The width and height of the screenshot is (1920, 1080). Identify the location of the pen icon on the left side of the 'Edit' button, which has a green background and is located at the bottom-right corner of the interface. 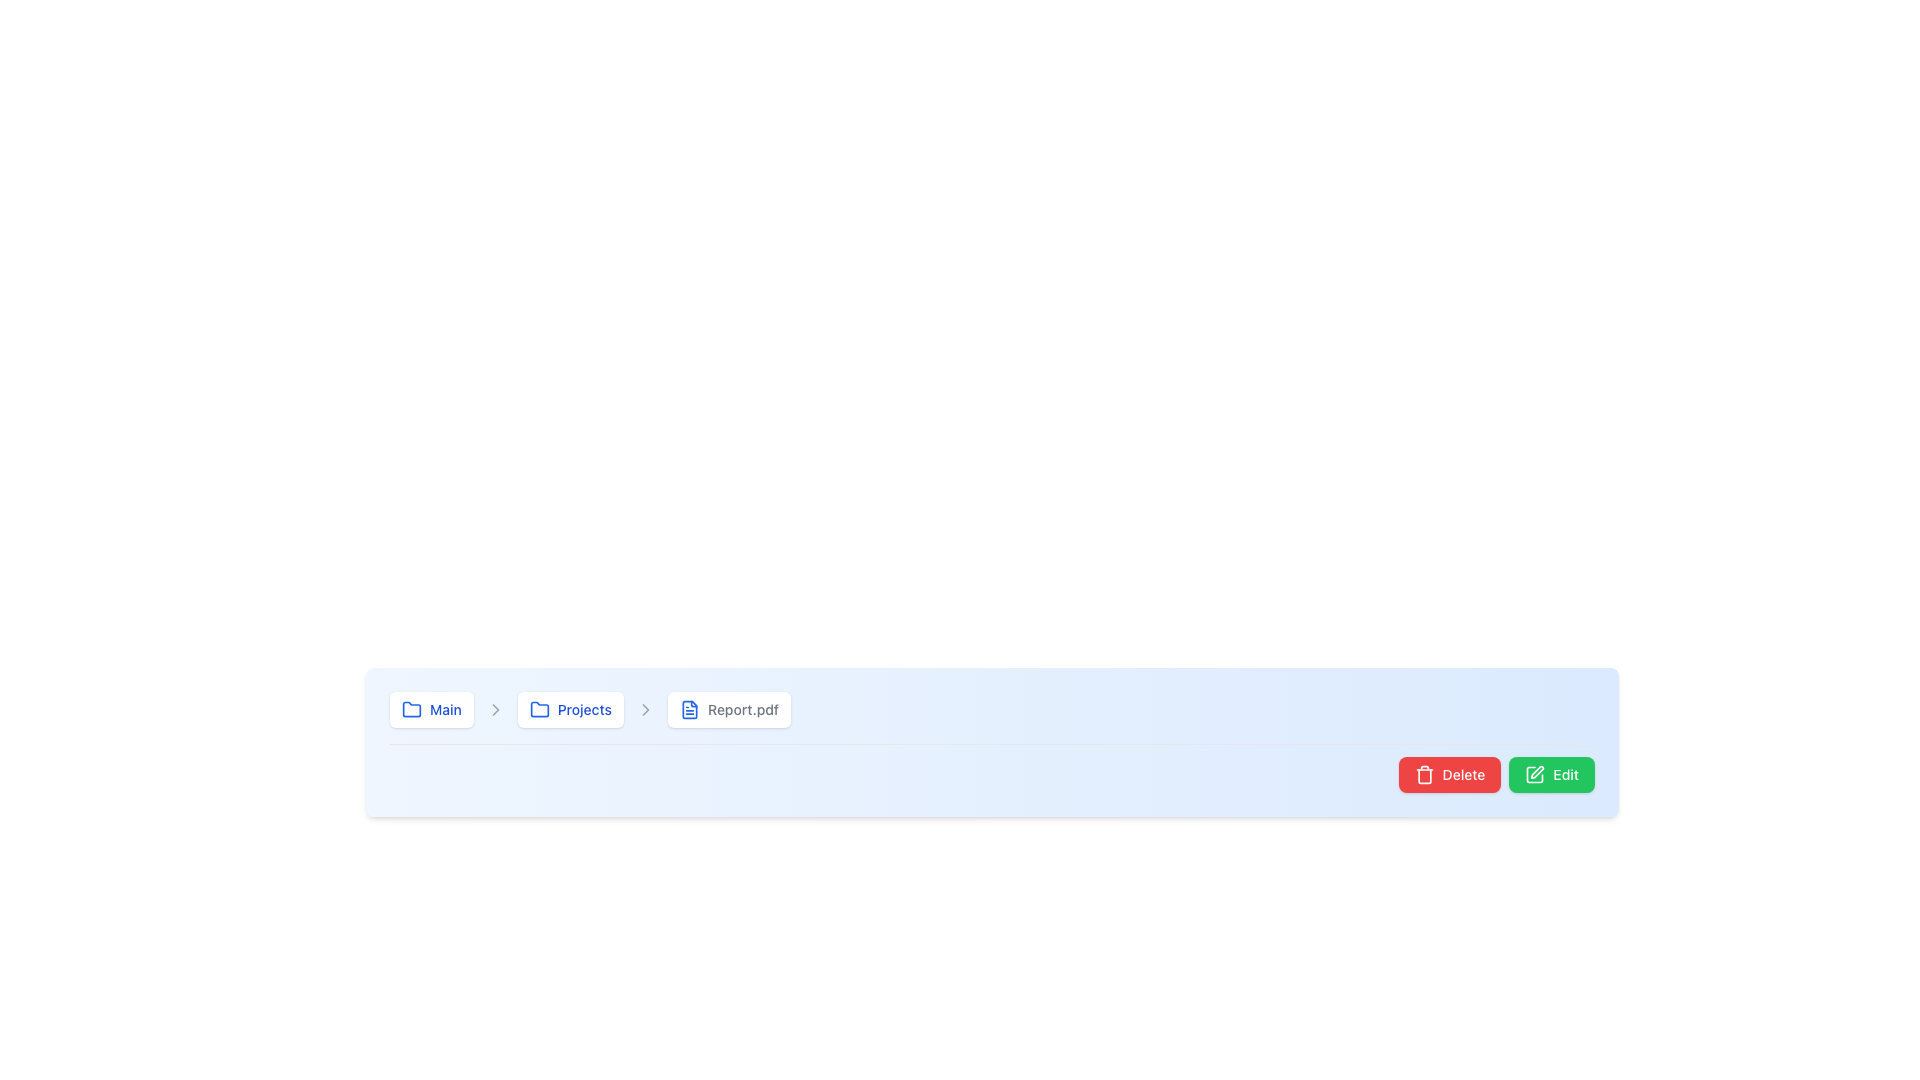
(1534, 774).